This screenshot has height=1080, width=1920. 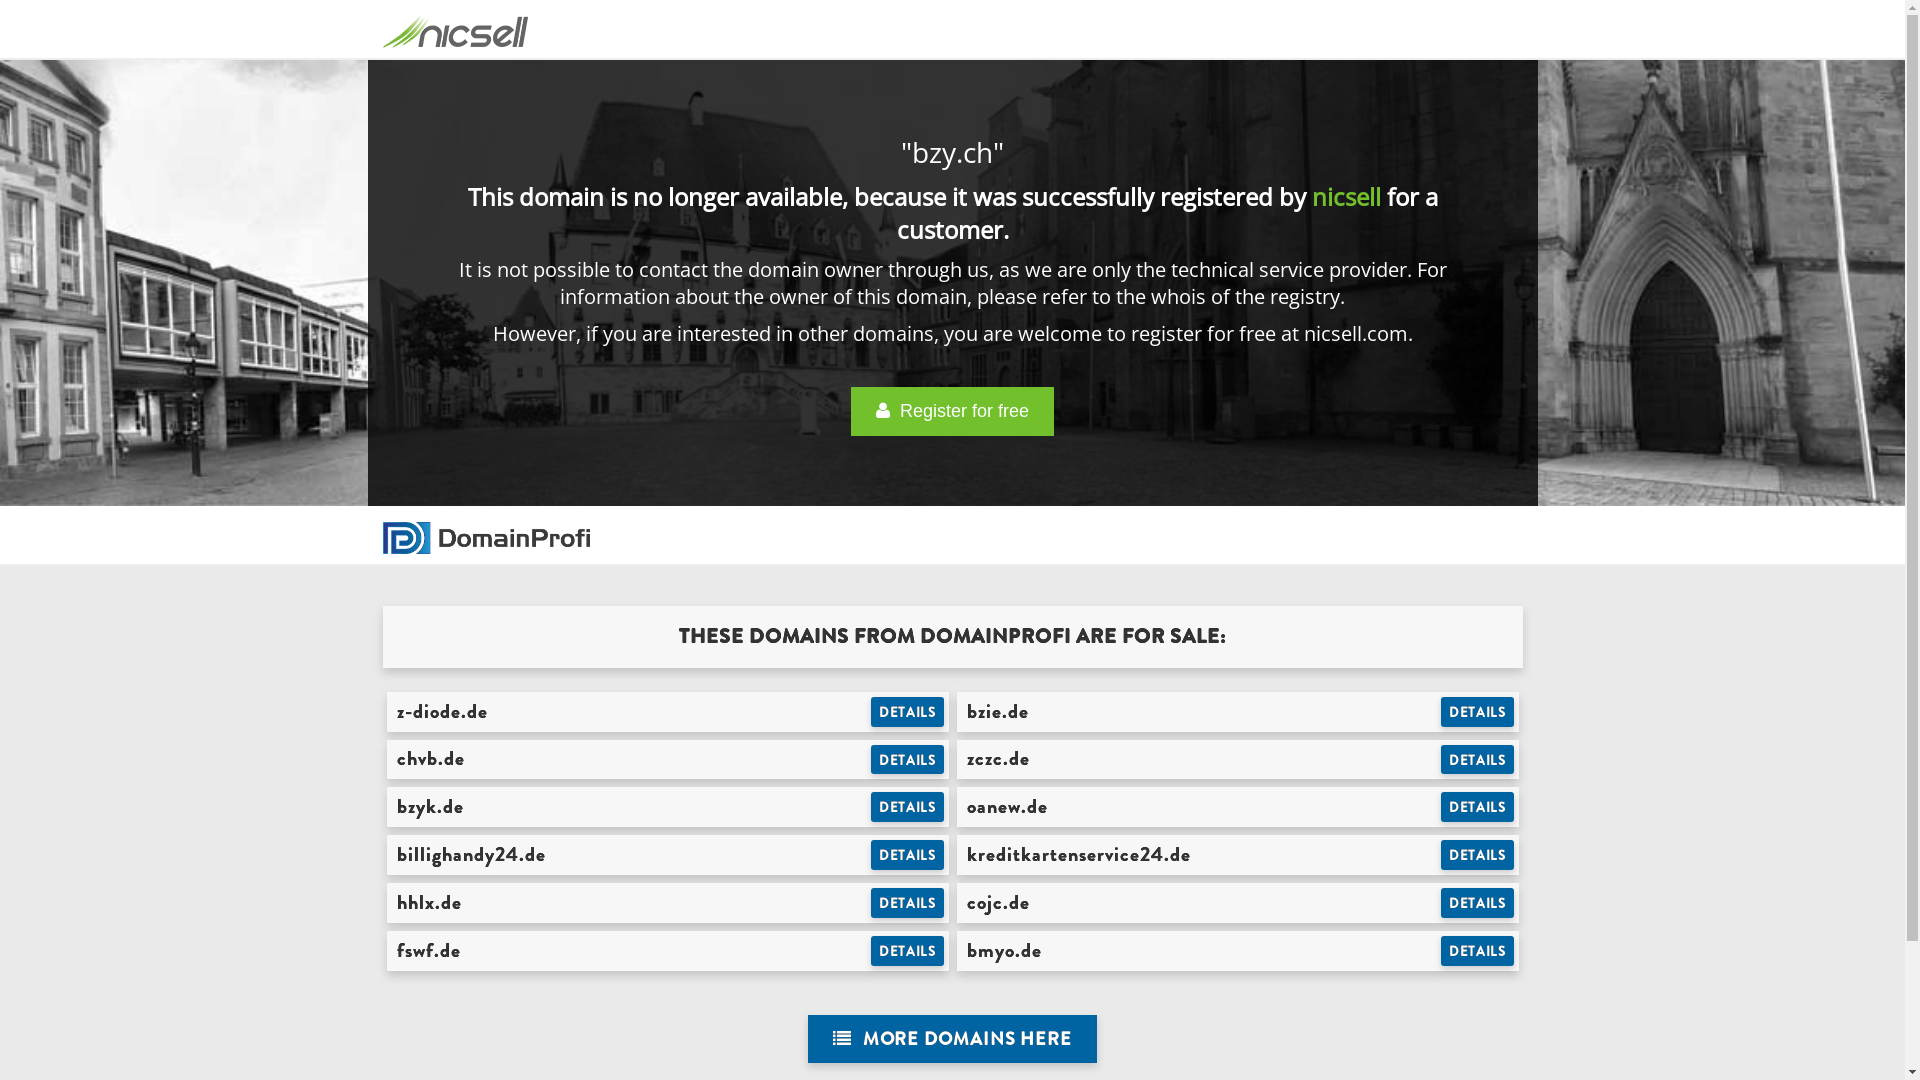 I want to click on 'DETAILS', so click(x=1440, y=950).